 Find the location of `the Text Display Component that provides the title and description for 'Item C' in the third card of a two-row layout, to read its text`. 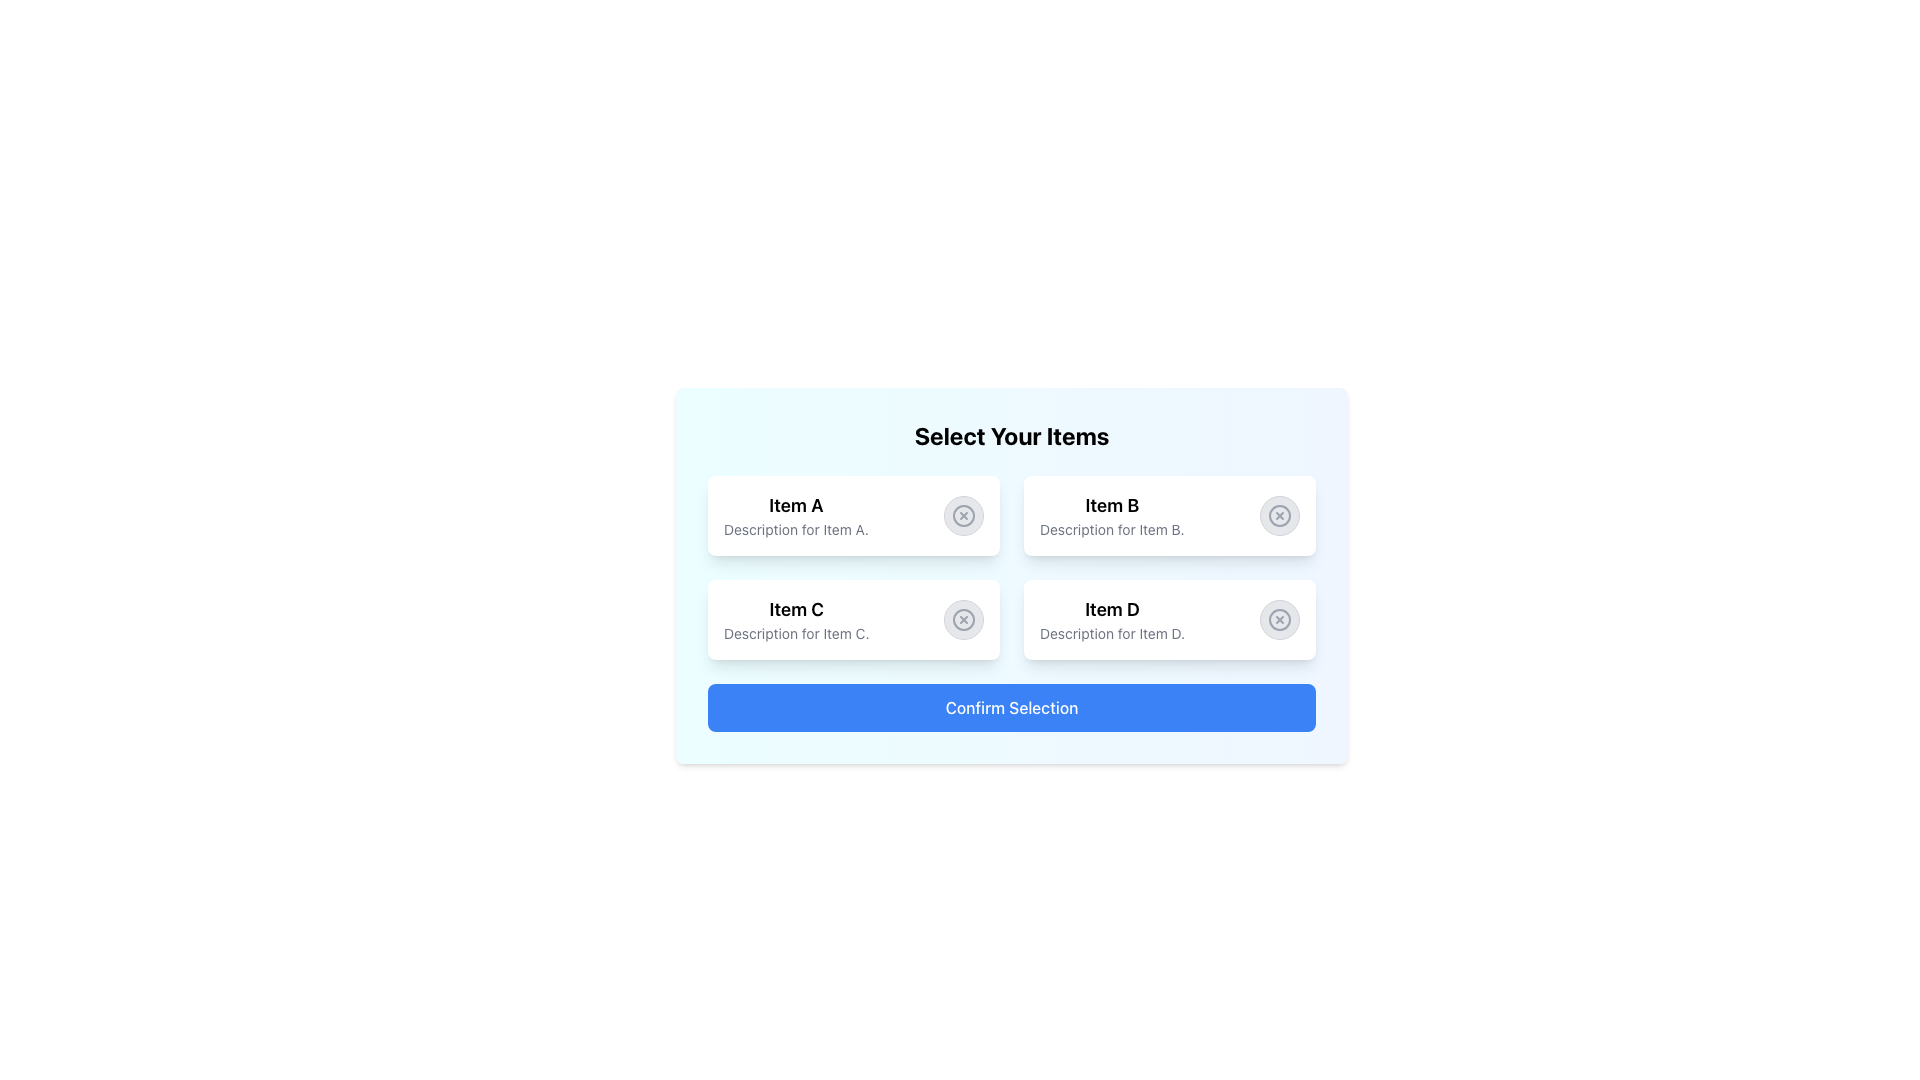

the Text Display Component that provides the title and description for 'Item C' in the third card of a two-row layout, to read its text is located at coordinates (795, 619).